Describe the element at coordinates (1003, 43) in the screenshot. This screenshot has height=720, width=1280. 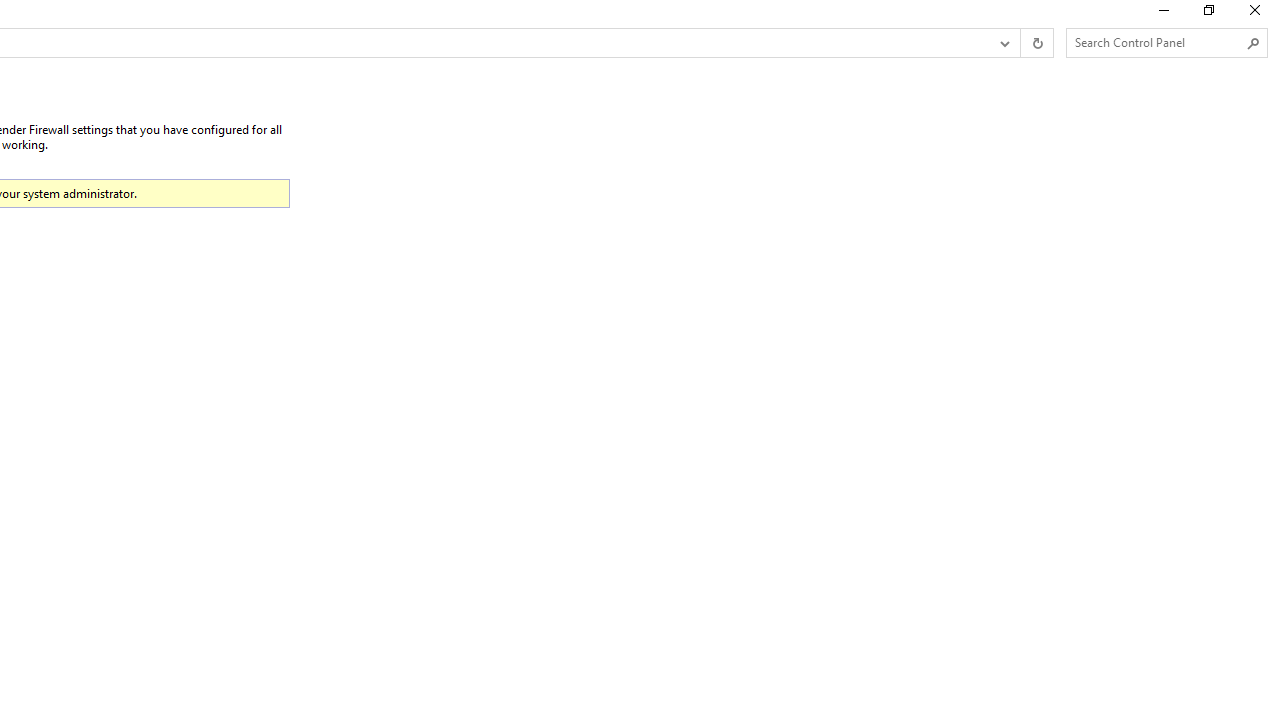
I see `'Previous Locations'` at that location.